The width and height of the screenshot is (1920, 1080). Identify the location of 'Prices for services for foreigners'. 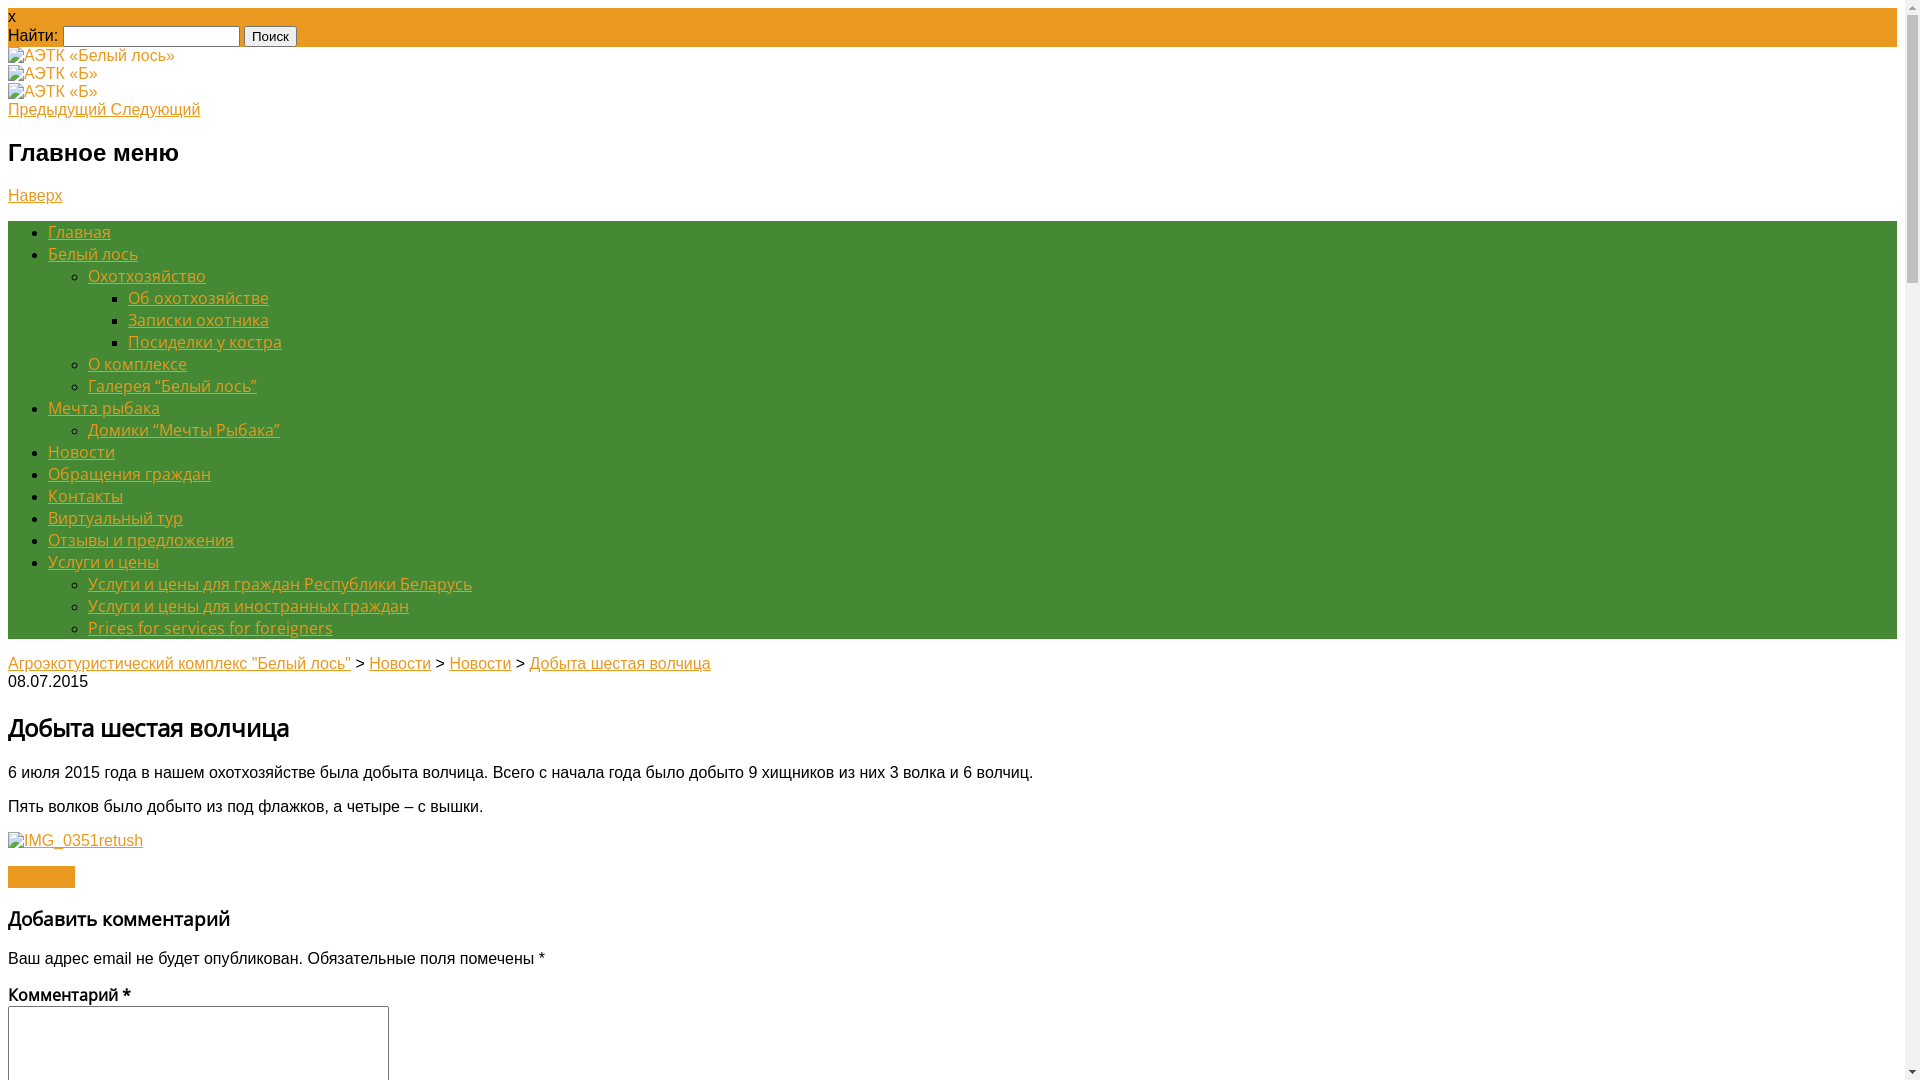
(86, 627).